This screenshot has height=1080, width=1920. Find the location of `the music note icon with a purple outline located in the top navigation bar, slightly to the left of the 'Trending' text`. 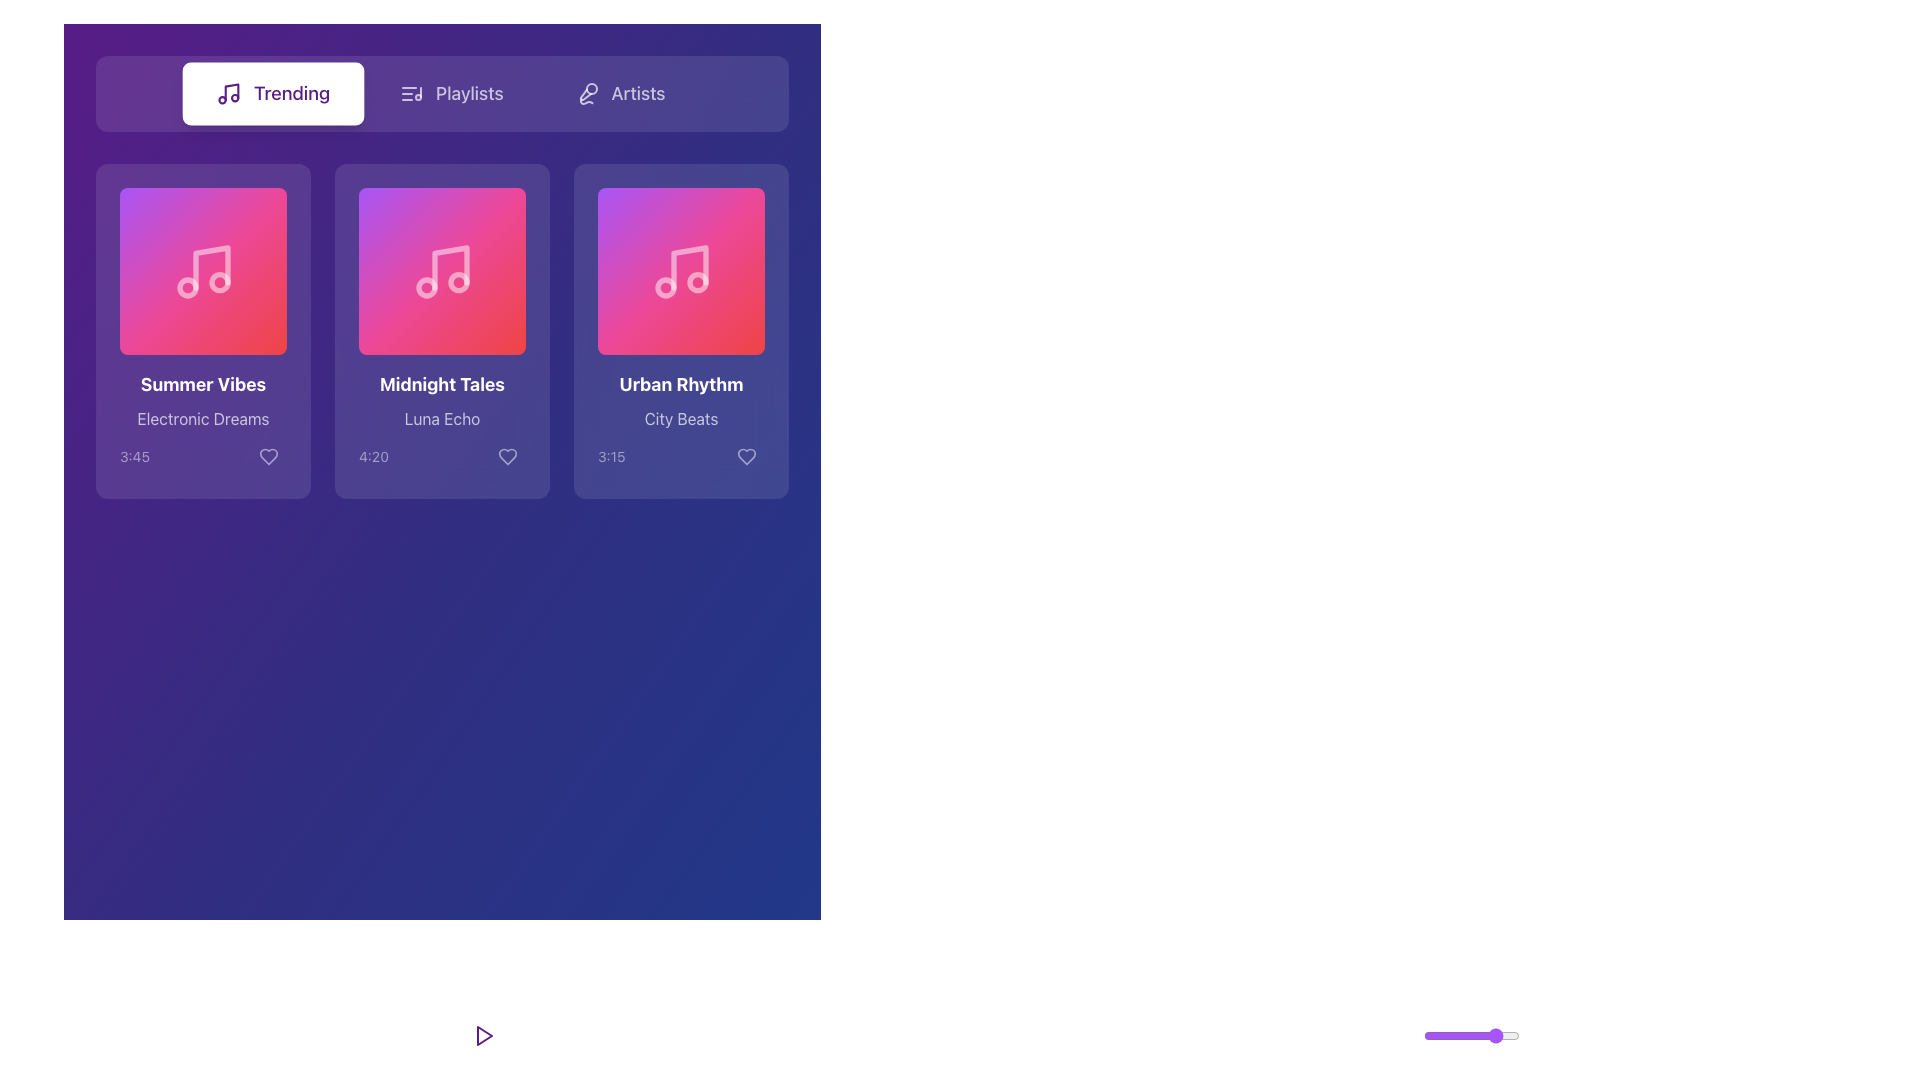

the music note icon with a purple outline located in the top navigation bar, slightly to the left of the 'Trending' text is located at coordinates (229, 93).